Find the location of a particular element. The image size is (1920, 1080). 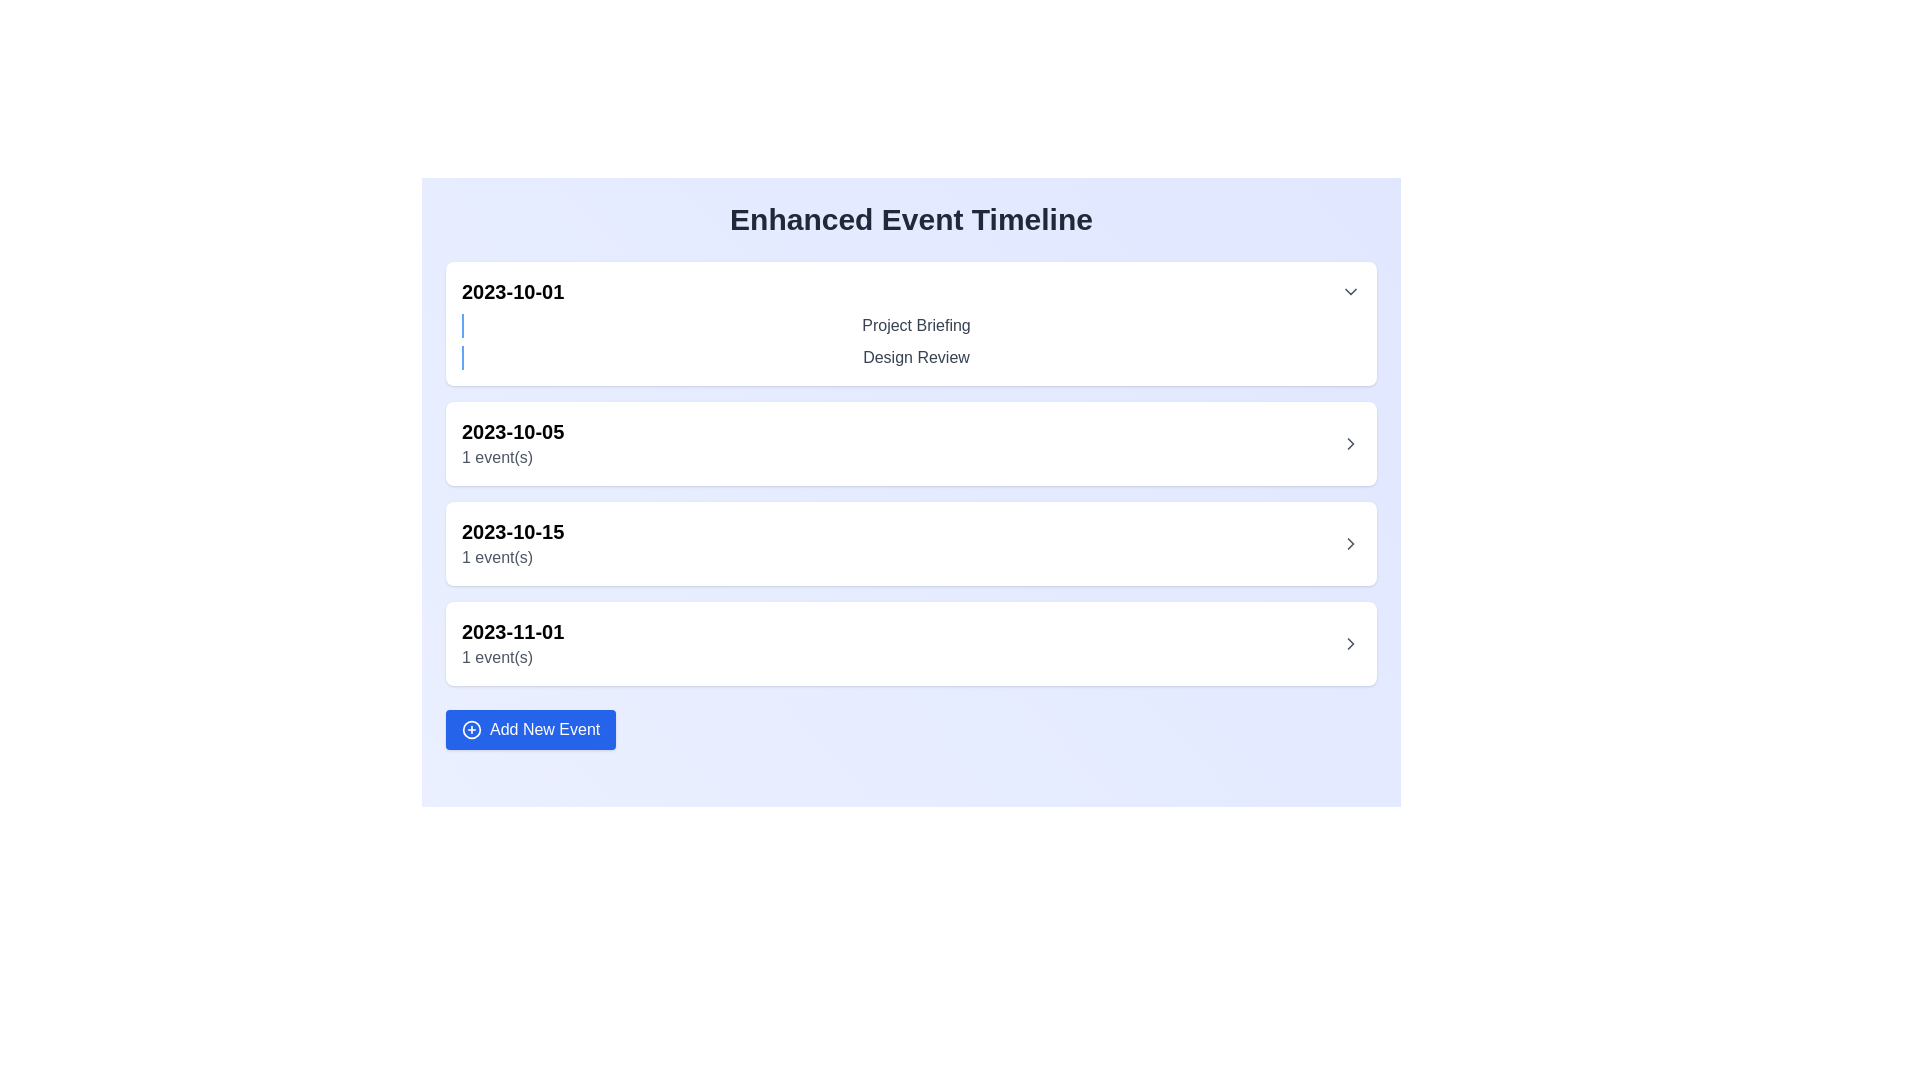

text content of the label 'Project Briefing', which is styled with a blue left border and is the first item under the header '2023-10-01' in the vertical timeline is located at coordinates (910, 325).